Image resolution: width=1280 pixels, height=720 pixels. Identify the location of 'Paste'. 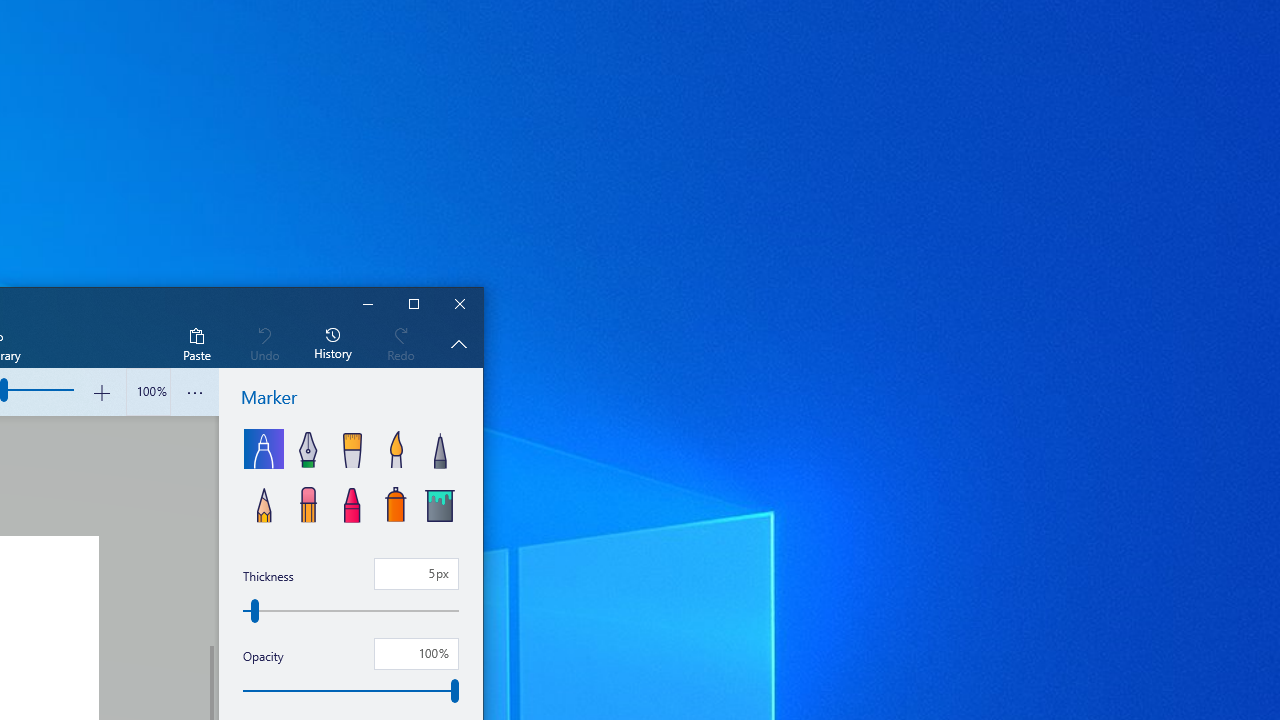
(196, 342).